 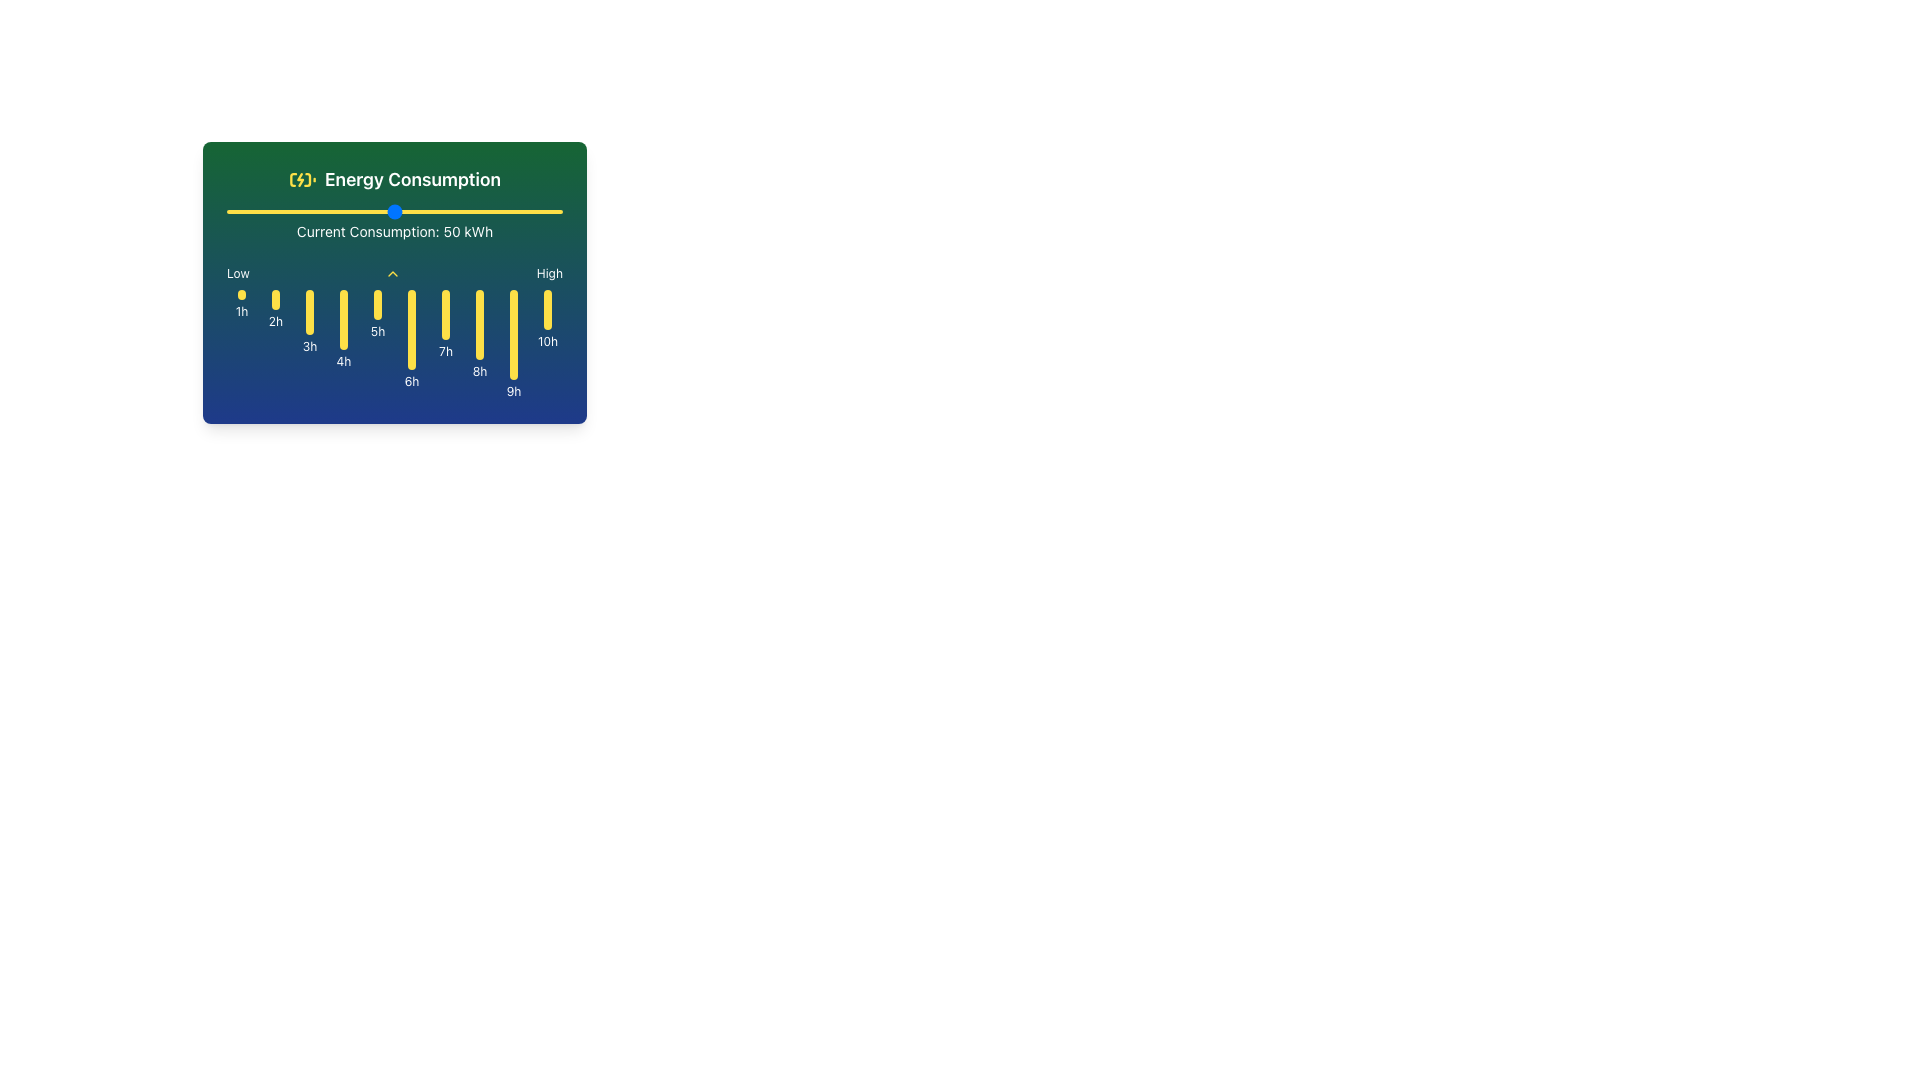 I want to click on the energy consumption slider, so click(x=467, y=213).